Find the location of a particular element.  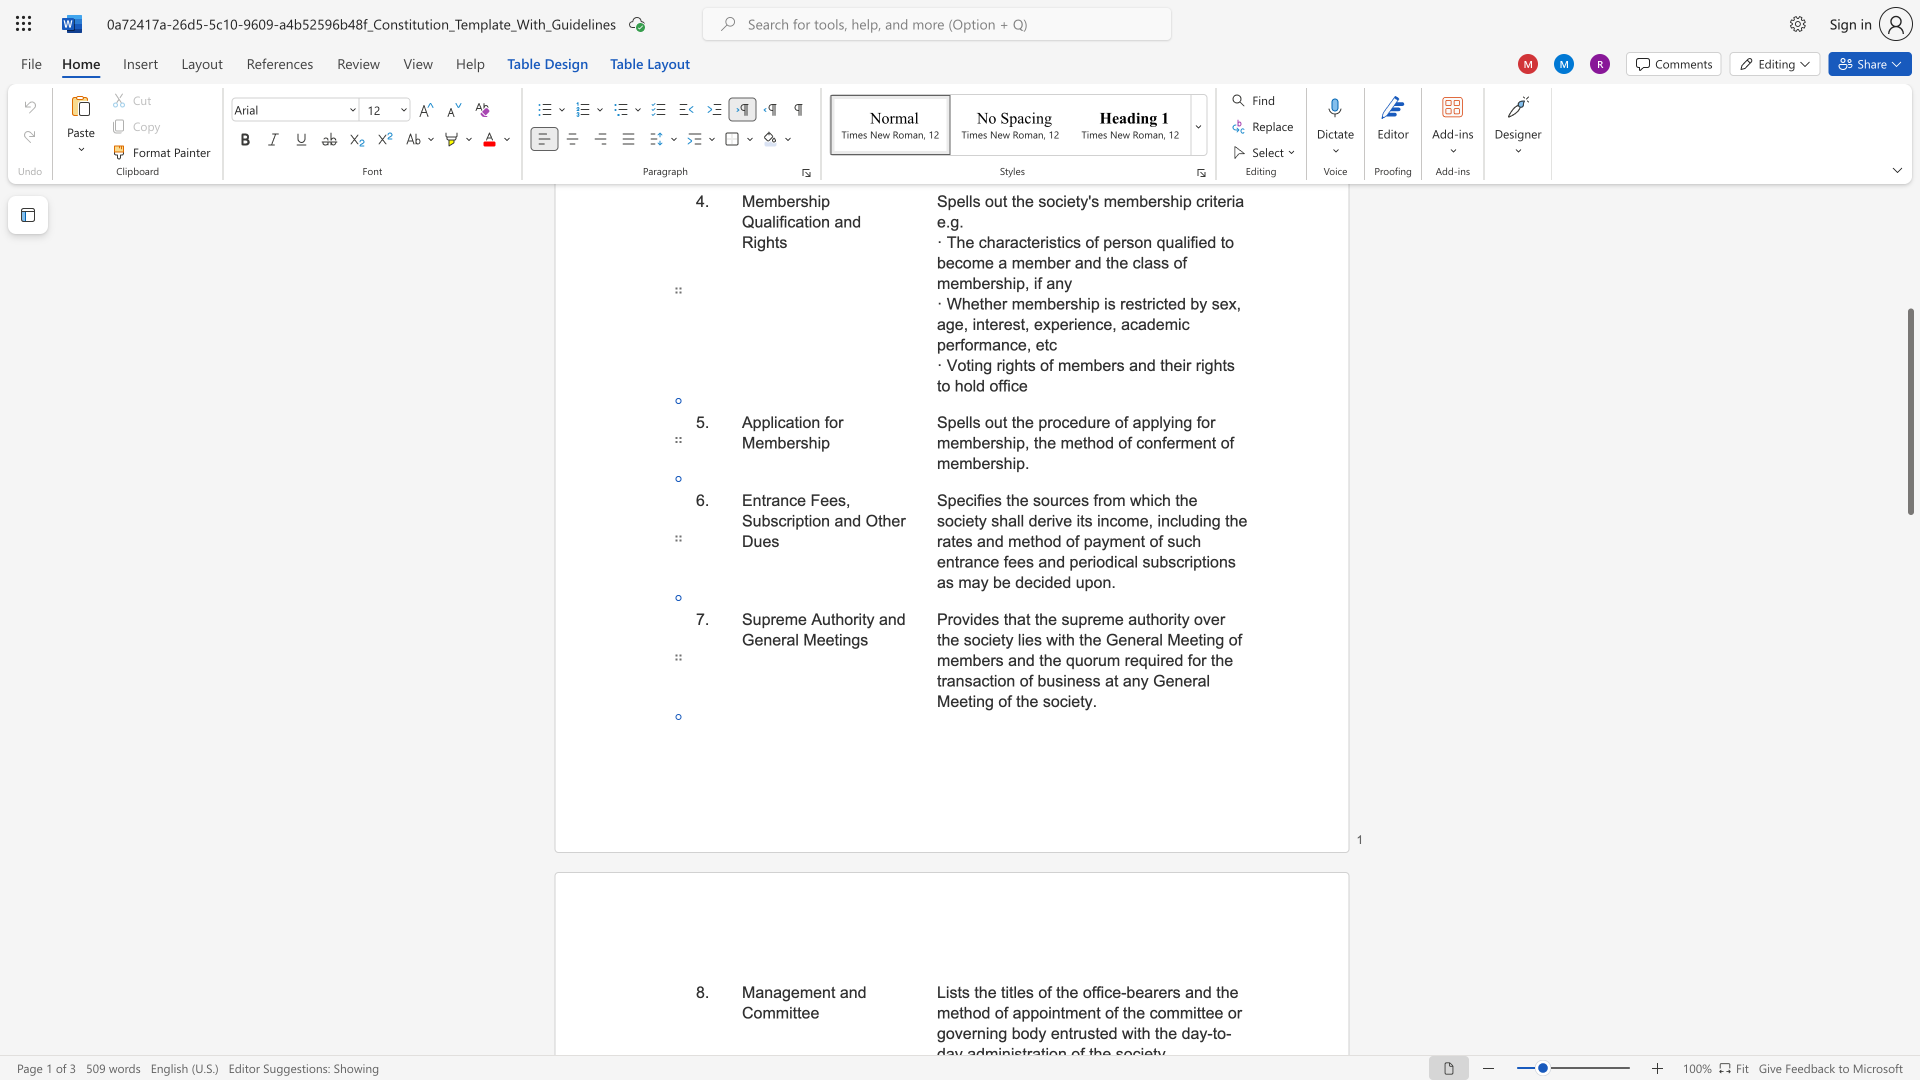

the space between the continuous character "c" and "i" in the text is located at coordinates (1065, 700).